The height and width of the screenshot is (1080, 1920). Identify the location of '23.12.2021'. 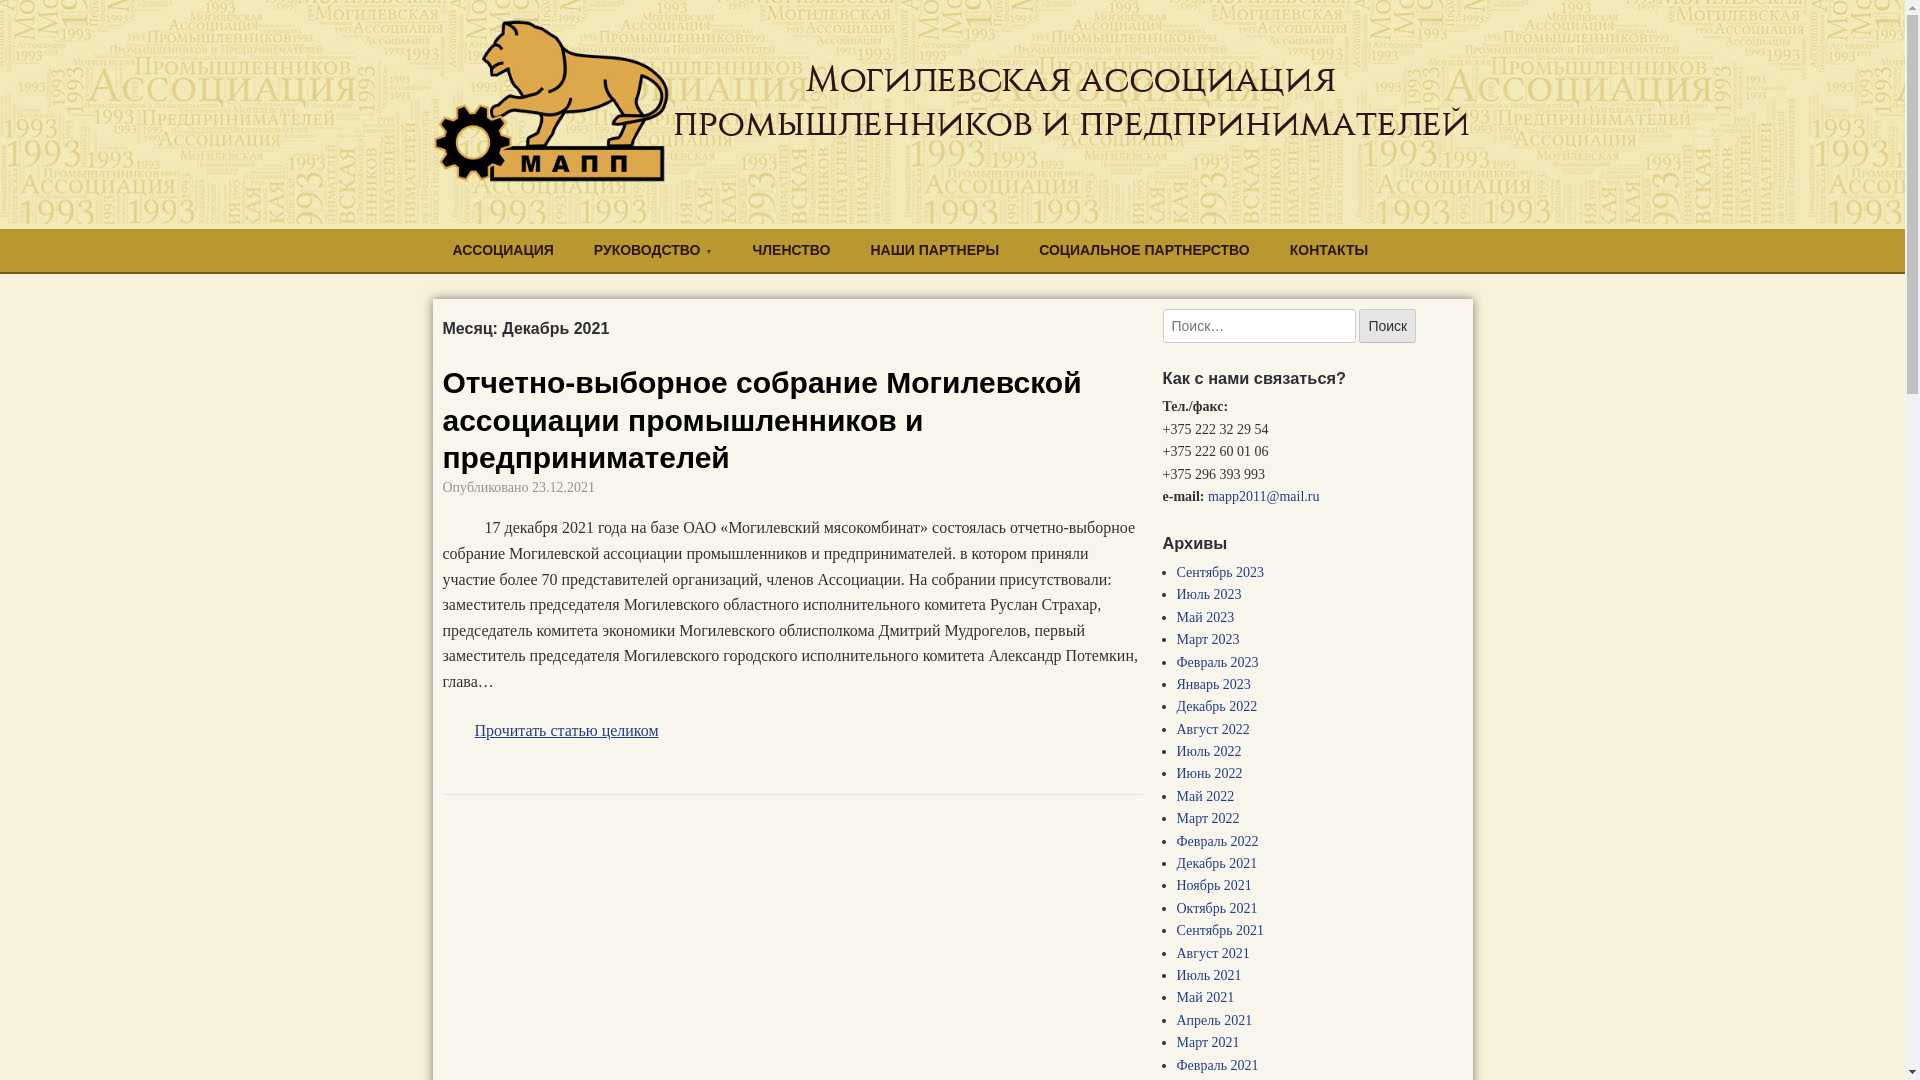
(562, 487).